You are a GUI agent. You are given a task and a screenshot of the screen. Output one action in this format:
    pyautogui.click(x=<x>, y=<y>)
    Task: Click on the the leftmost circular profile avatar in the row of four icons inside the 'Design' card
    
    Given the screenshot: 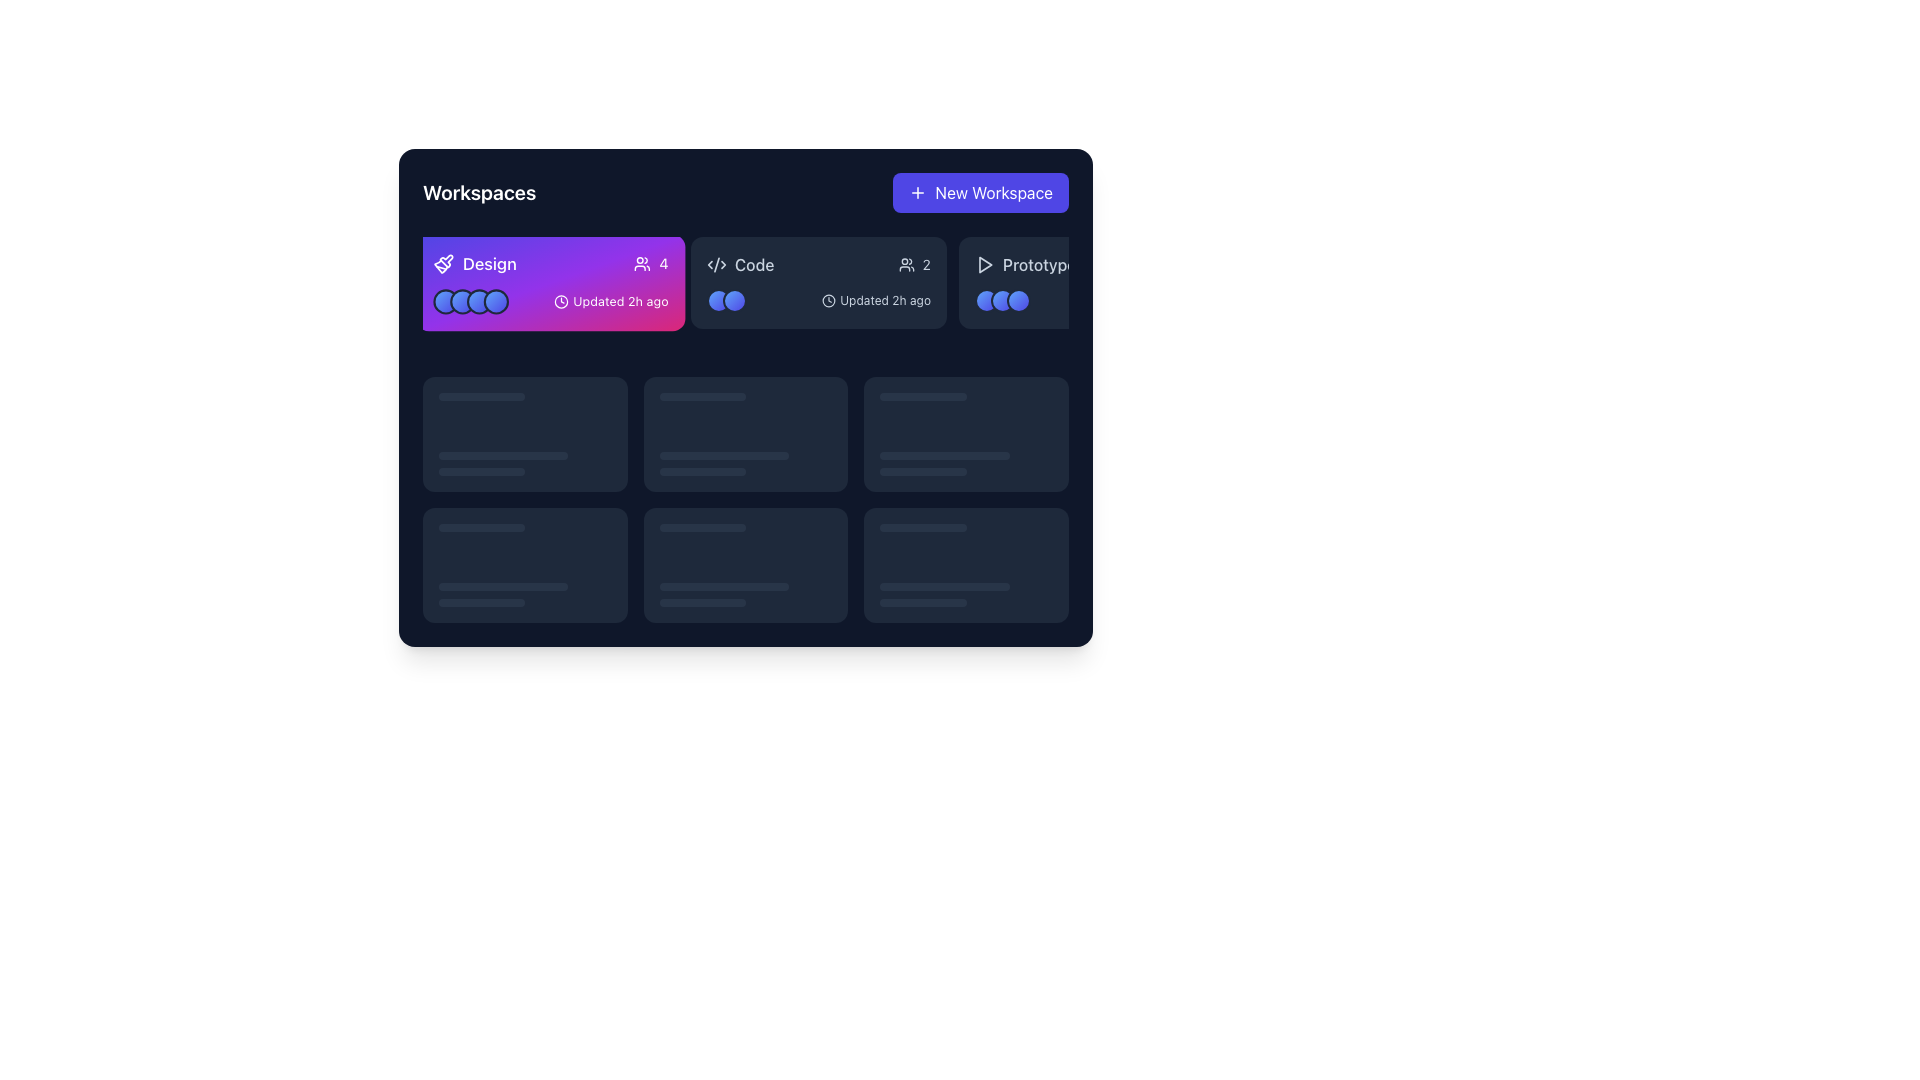 What is the action you would take?
    pyautogui.click(x=445, y=300)
    